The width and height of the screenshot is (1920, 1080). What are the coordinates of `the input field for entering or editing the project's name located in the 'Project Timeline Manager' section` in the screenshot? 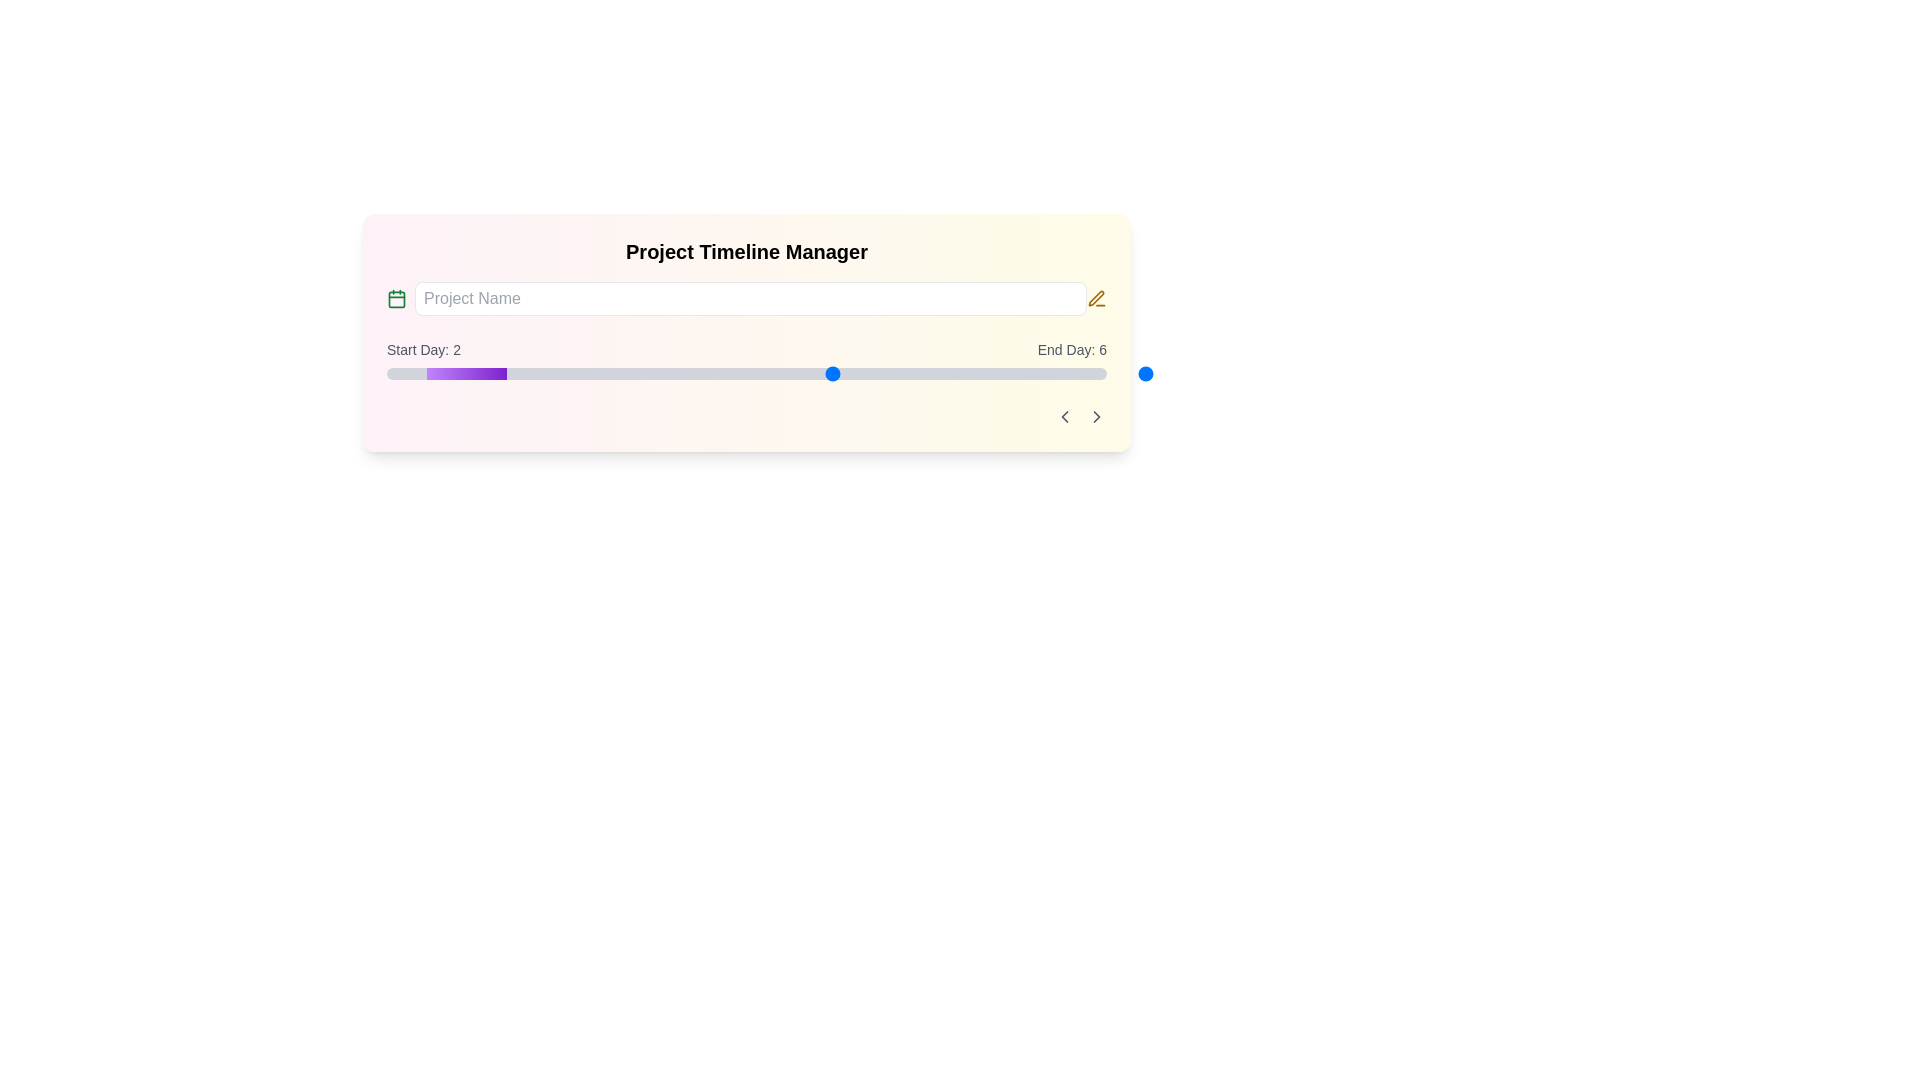 It's located at (746, 299).